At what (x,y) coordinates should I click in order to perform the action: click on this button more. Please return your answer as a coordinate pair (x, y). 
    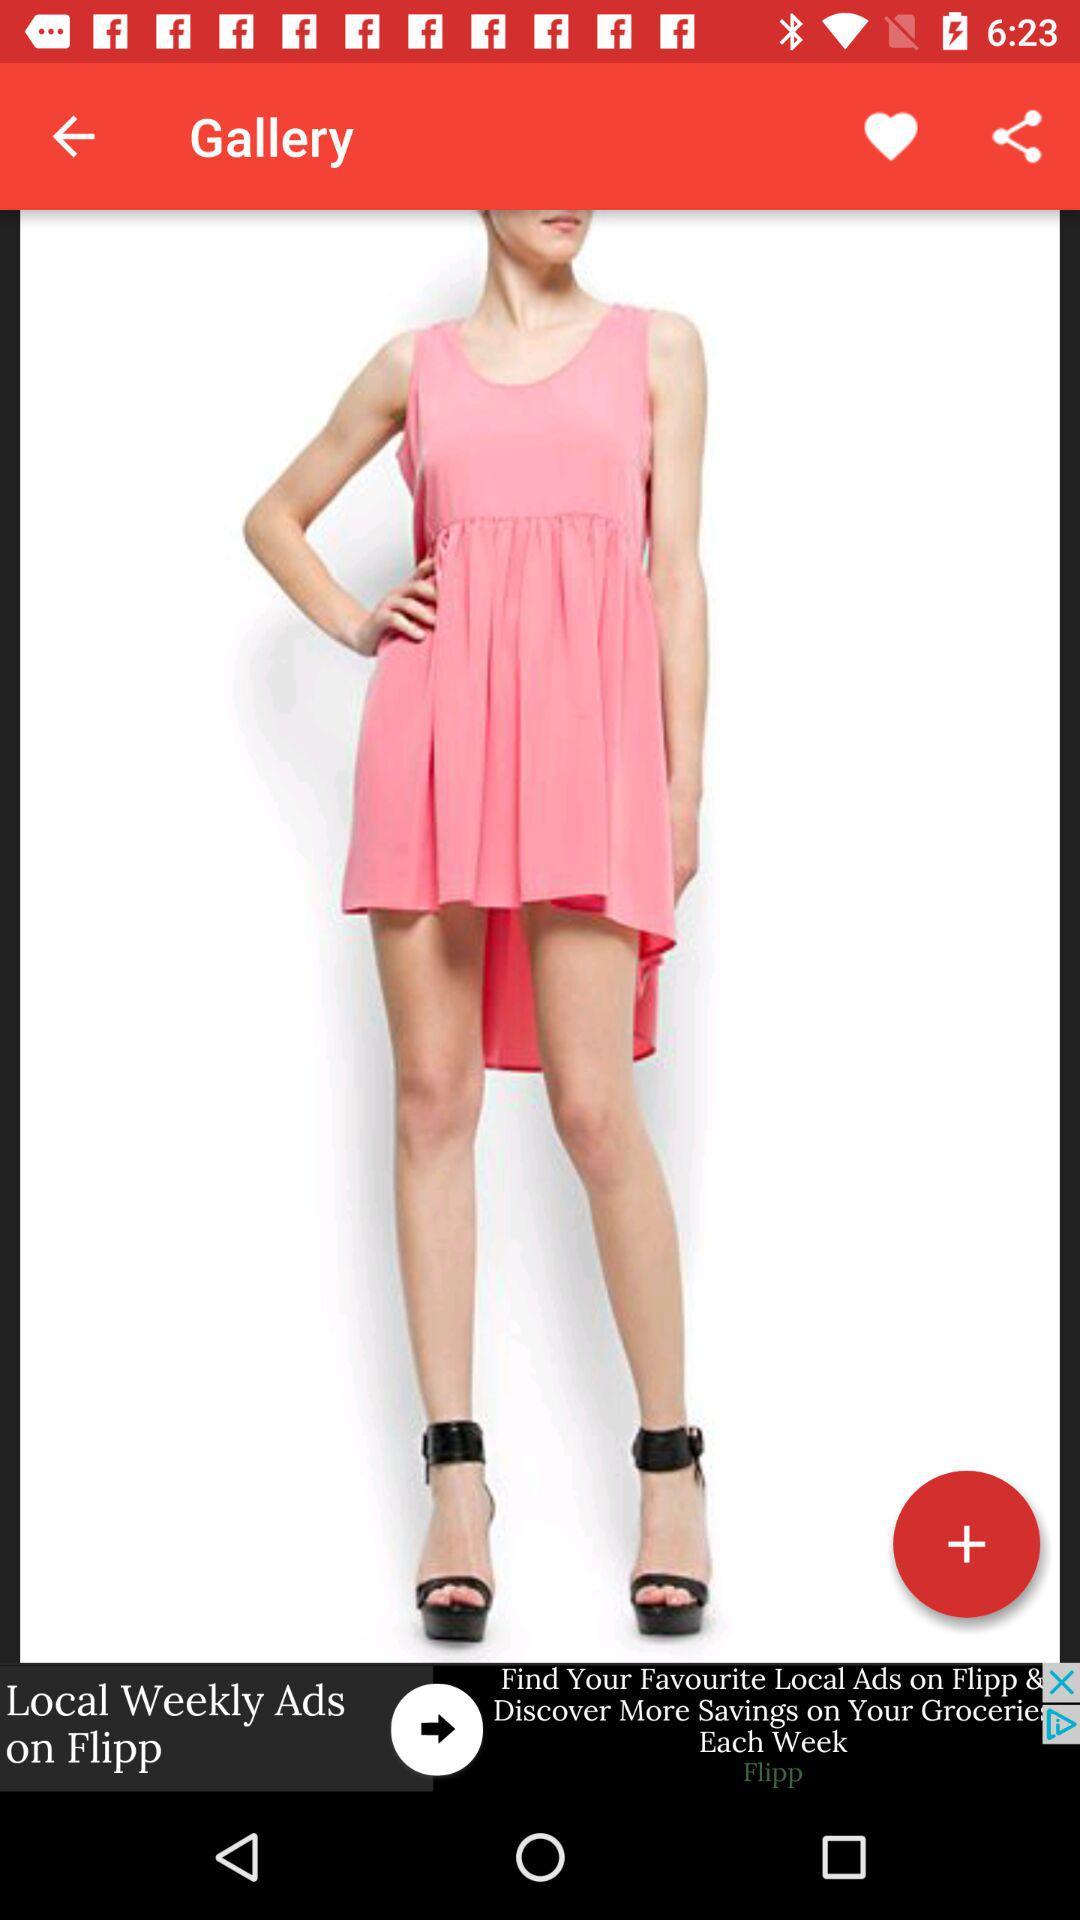
    Looking at the image, I should click on (965, 1543).